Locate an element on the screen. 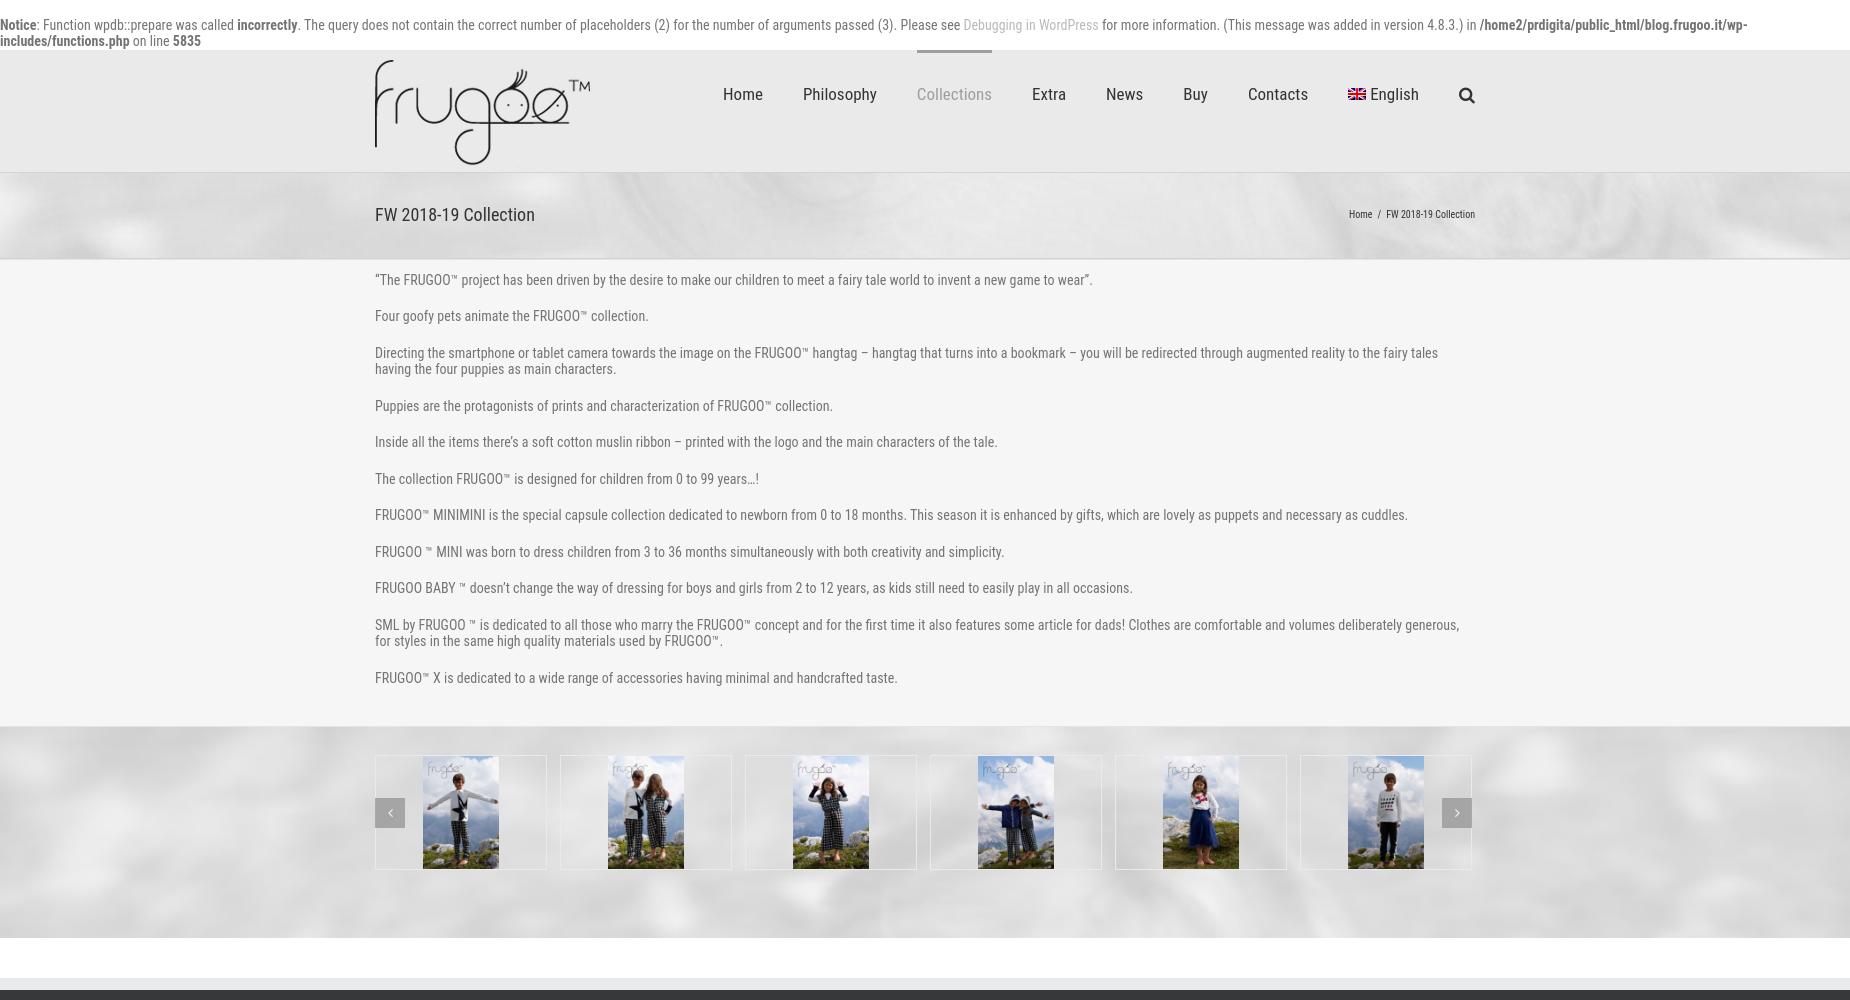 Image resolution: width=1850 pixels, height=1000 pixels. 'Home' is located at coordinates (1359, 213).